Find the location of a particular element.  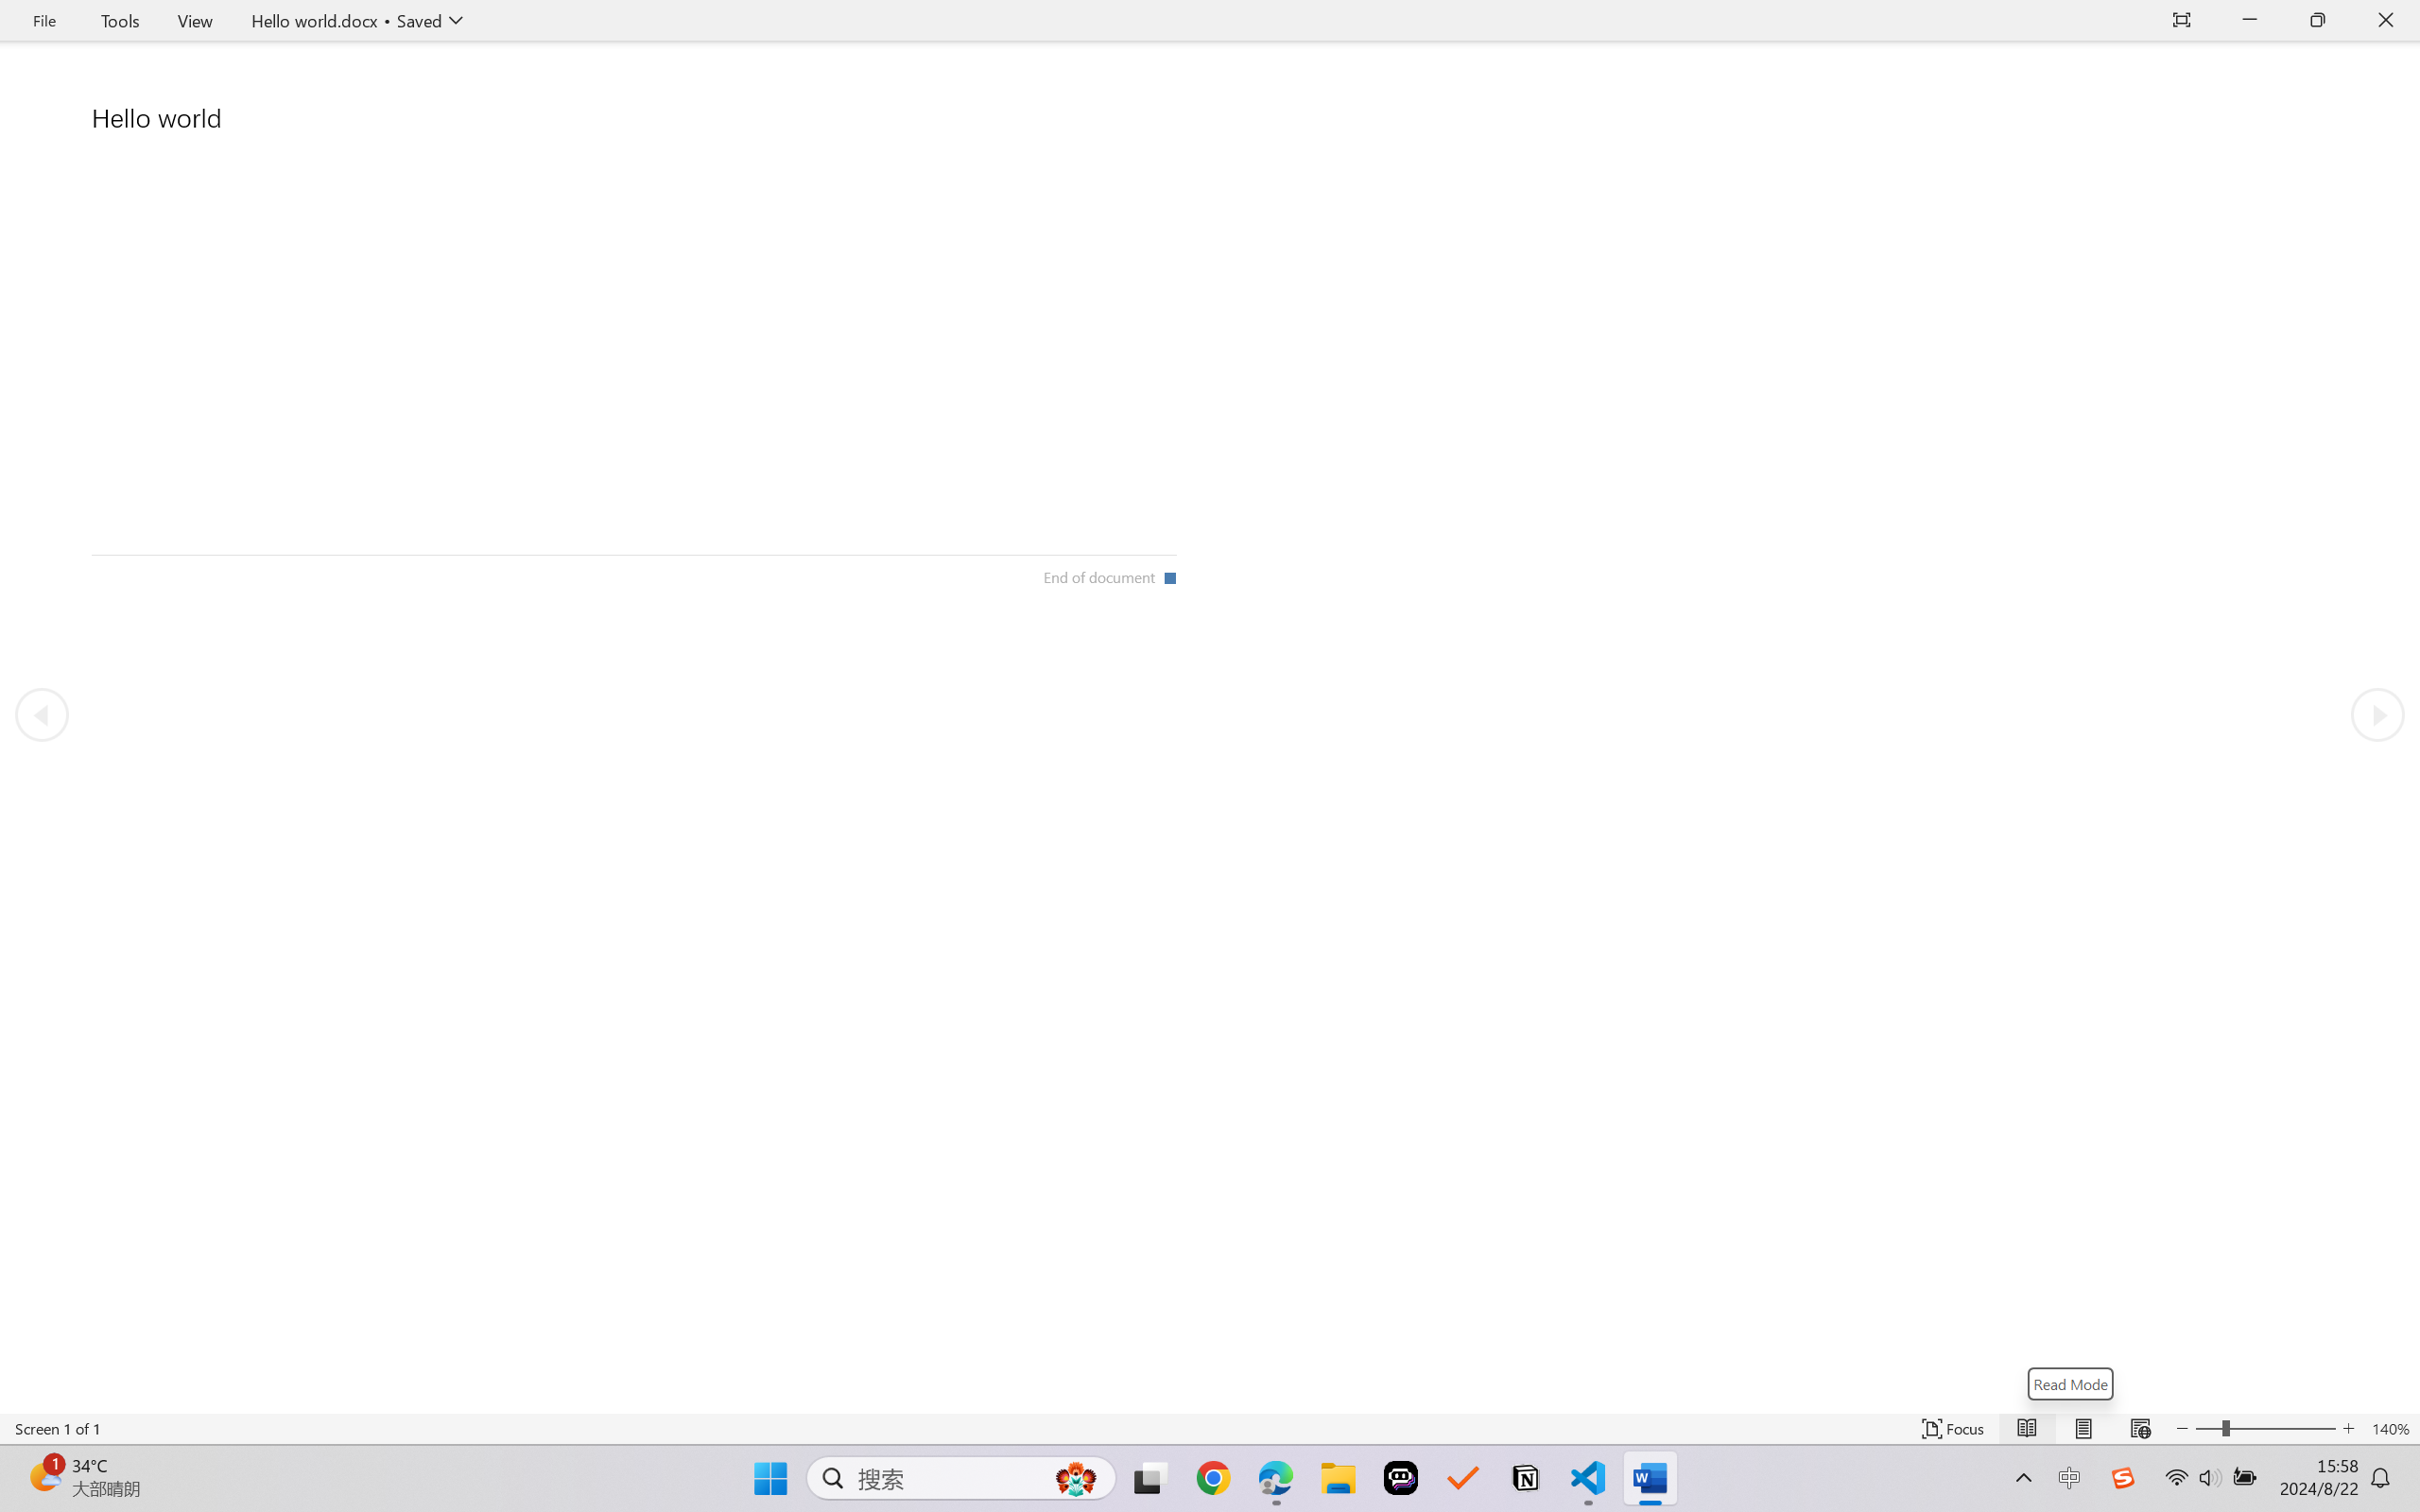

'Focus ' is located at coordinates (1953, 1428).